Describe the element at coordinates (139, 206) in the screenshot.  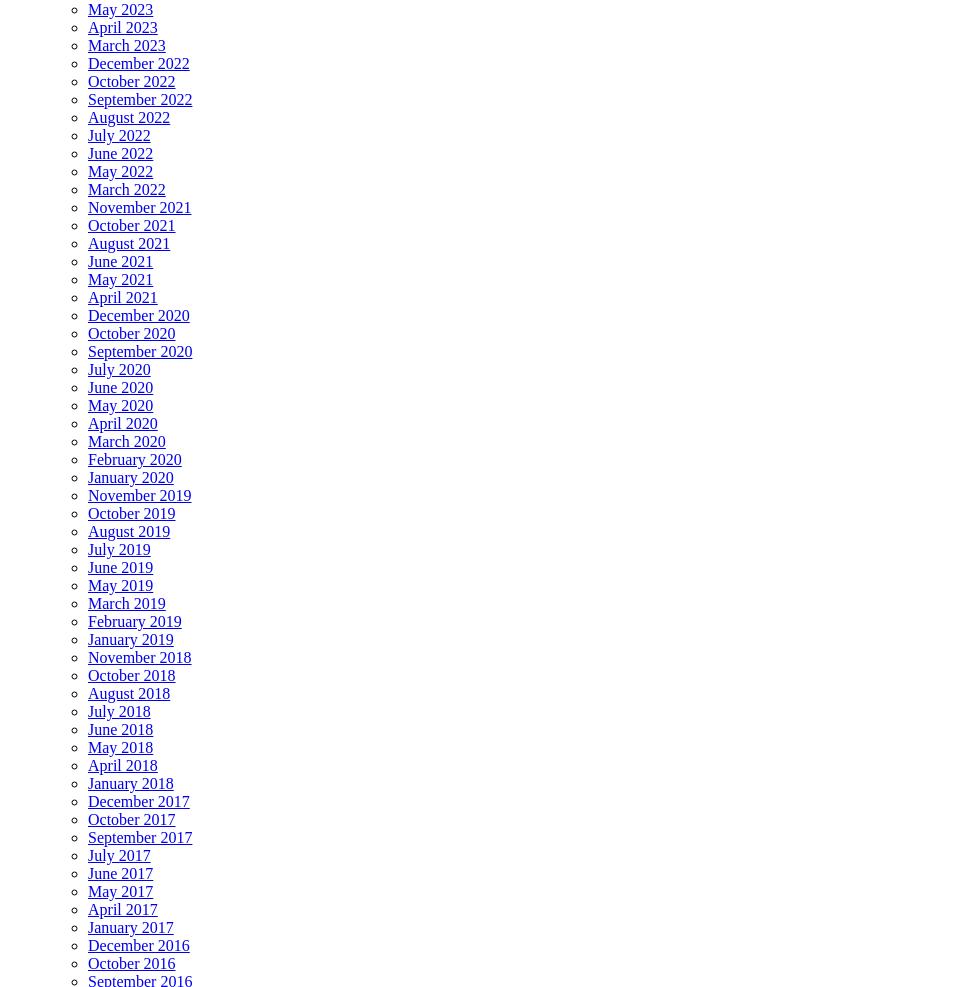
I see `'November 2021'` at that location.